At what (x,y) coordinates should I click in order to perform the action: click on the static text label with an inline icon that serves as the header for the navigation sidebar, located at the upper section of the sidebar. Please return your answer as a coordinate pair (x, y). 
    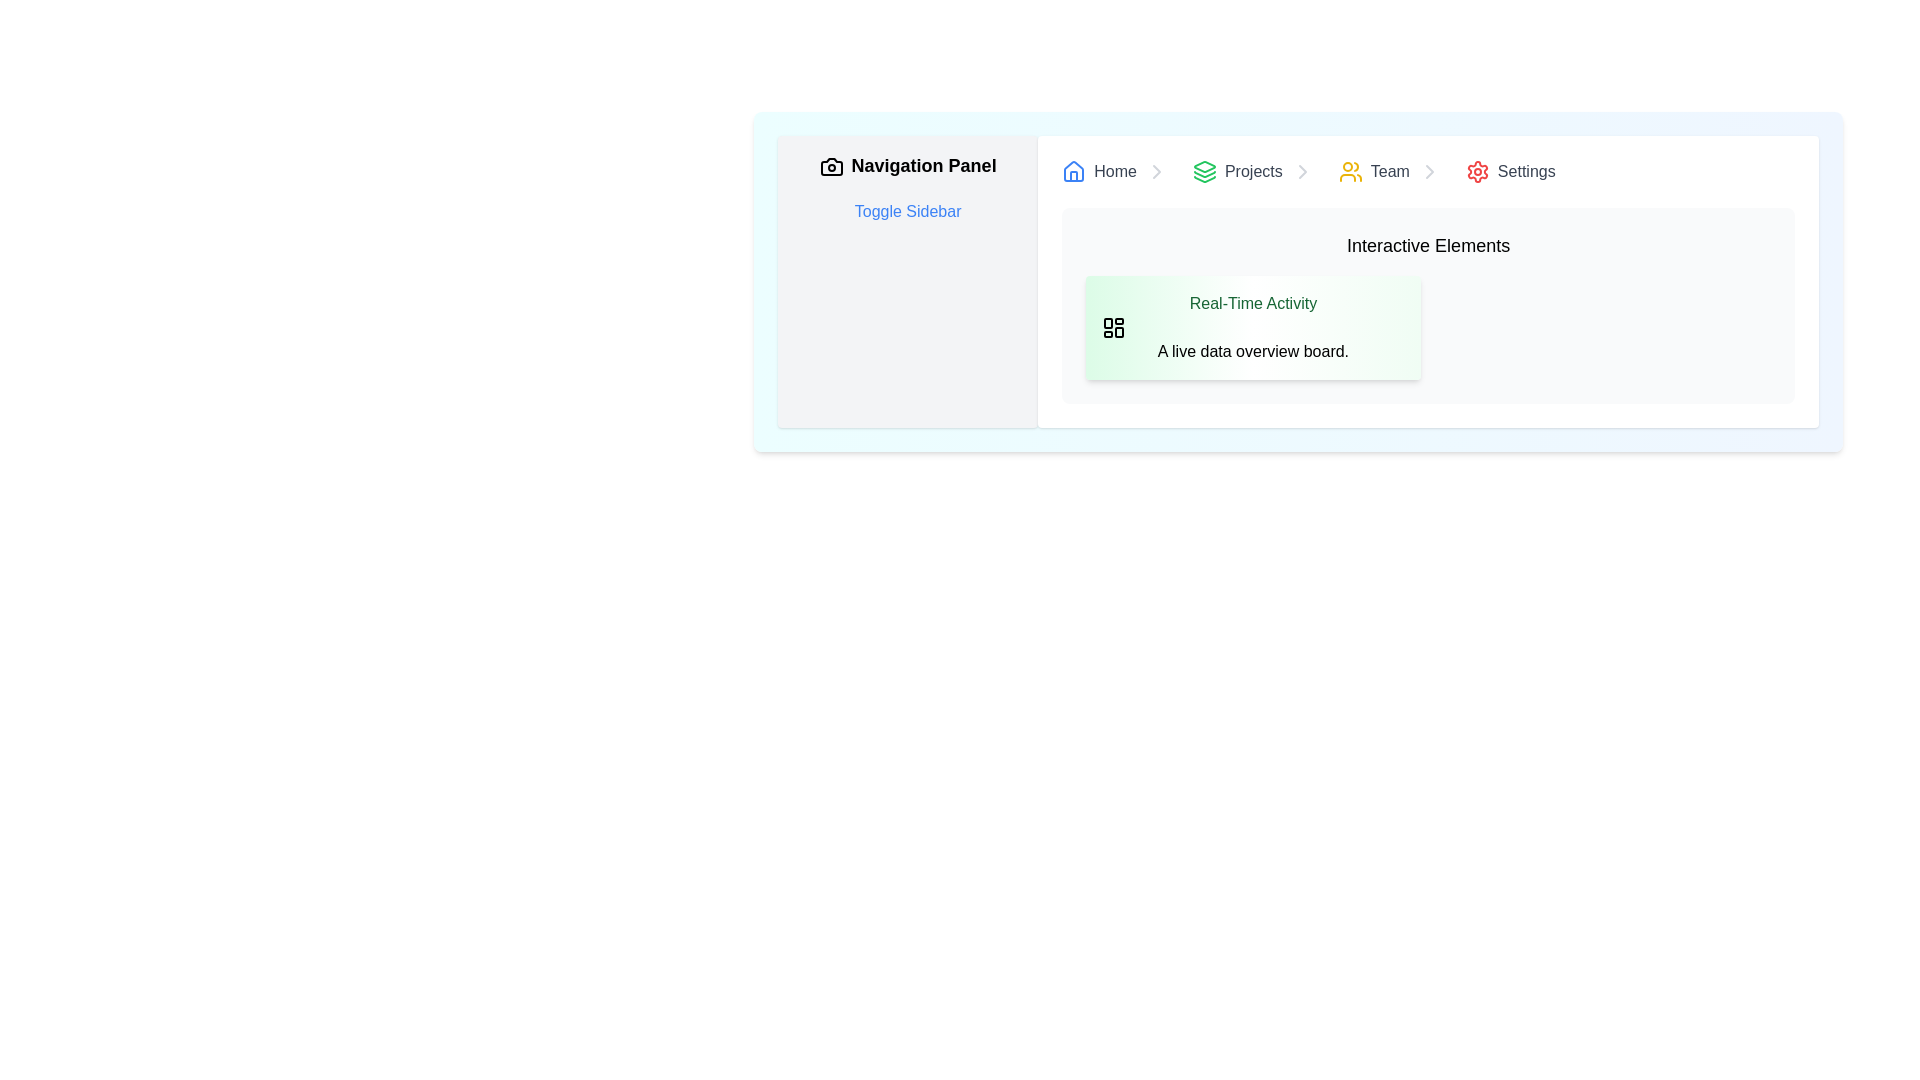
    Looking at the image, I should click on (907, 164).